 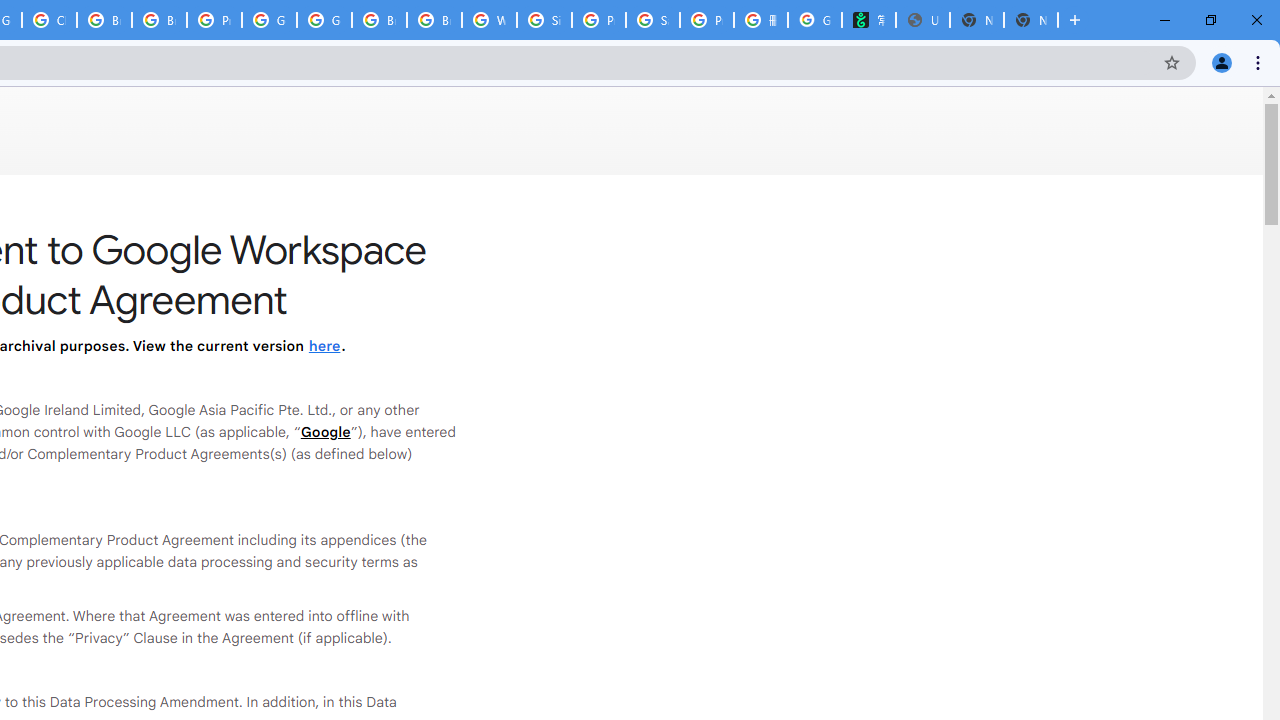 What do you see at coordinates (1031, 20) in the screenshot?
I see `'New Tab'` at bounding box center [1031, 20].